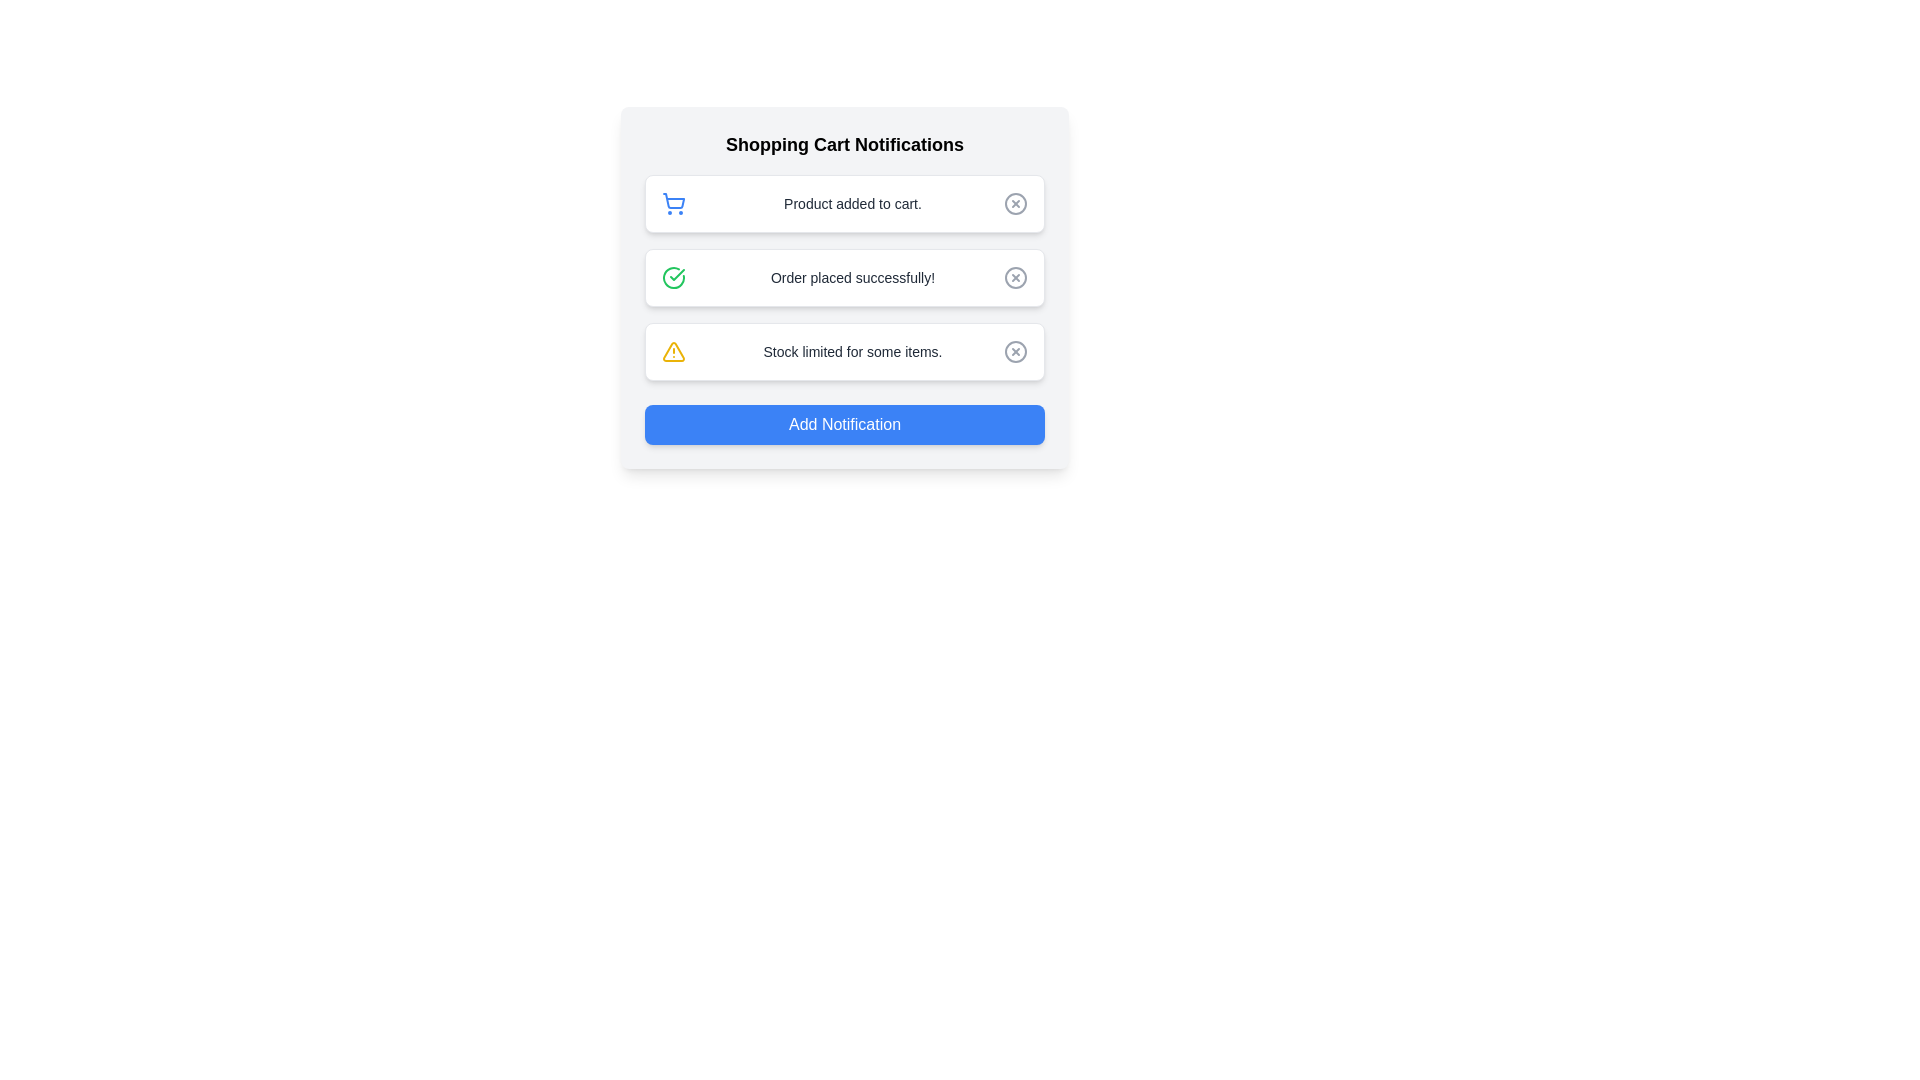 This screenshot has width=1920, height=1080. Describe the element at coordinates (844, 144) in the screenshot. I see `the header text 'Shopping Cart Notifications' which is styled in bold black text at the top of the notification panel` at that location.